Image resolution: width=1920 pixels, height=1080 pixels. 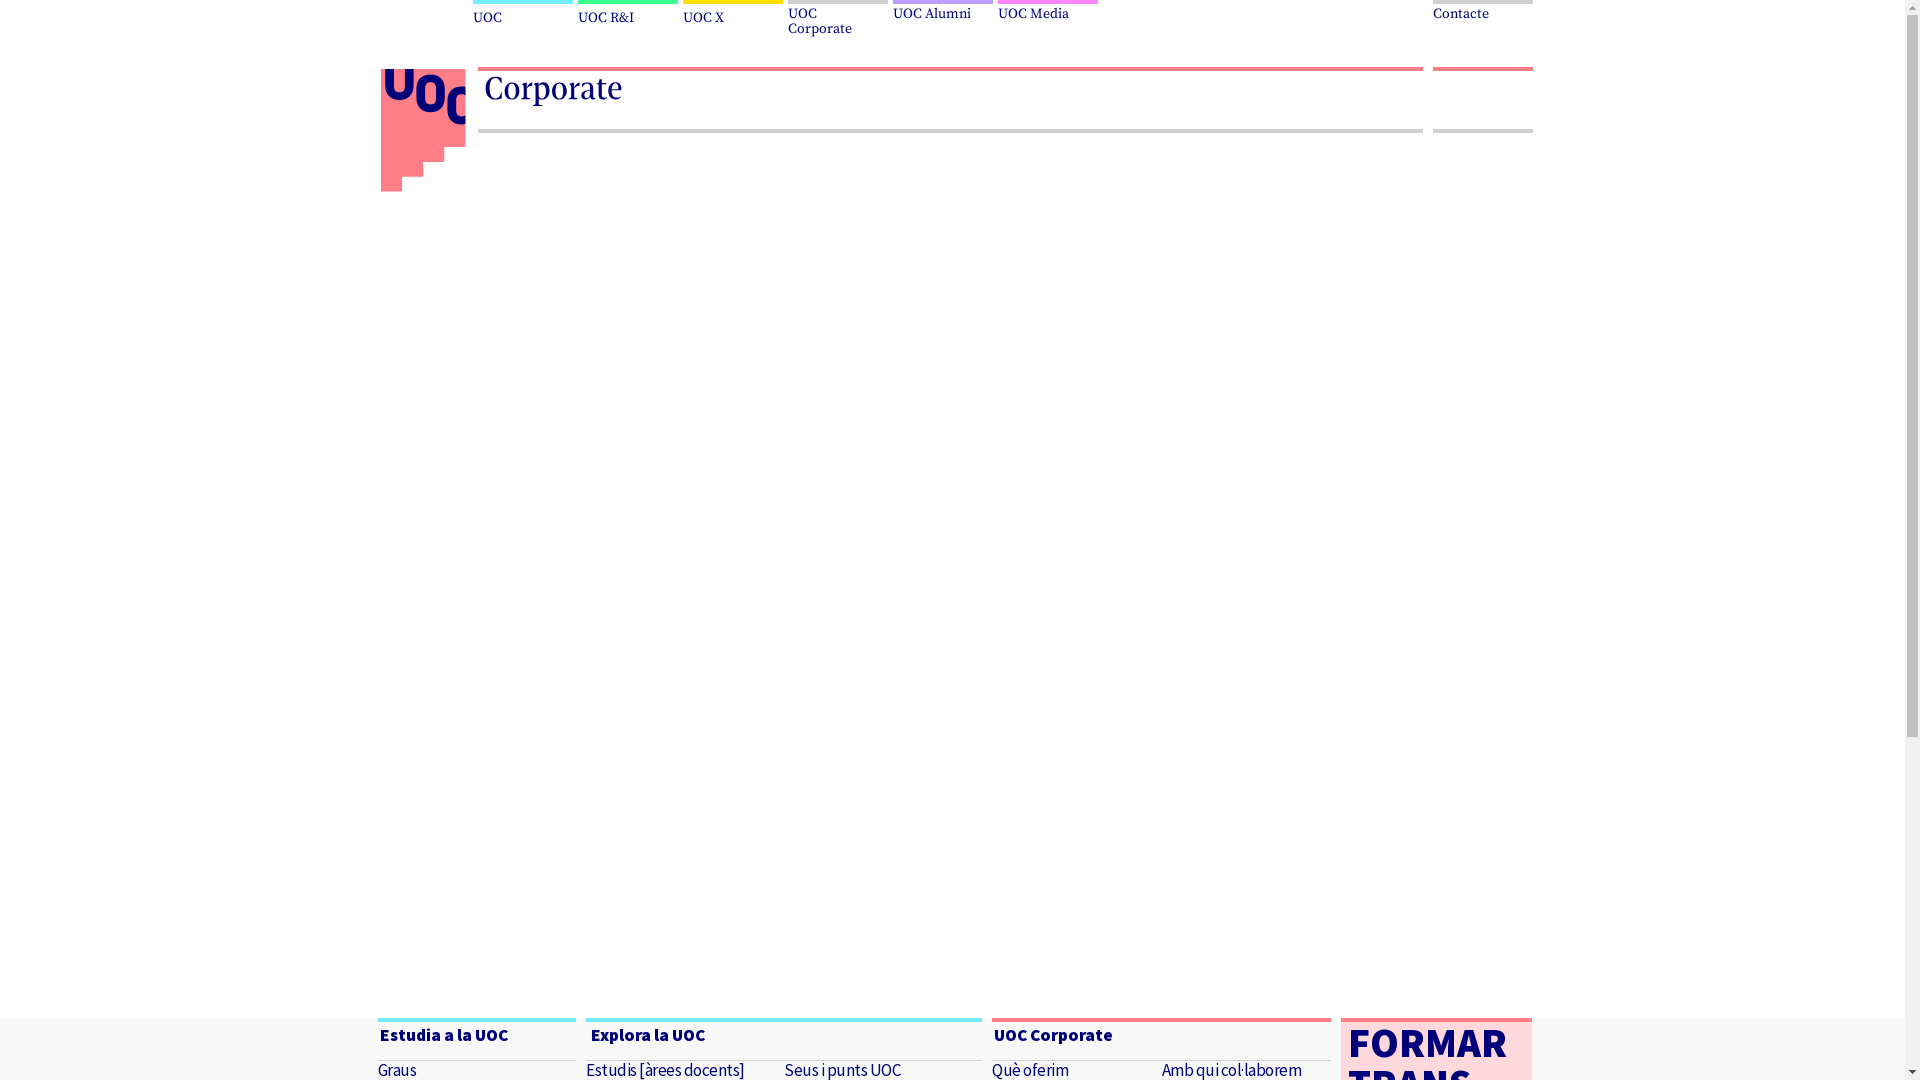 What do you see at coordinates (943, 11) in the screenshot?
I see `'UOC Alumni'` at bounding box center [943, 11].